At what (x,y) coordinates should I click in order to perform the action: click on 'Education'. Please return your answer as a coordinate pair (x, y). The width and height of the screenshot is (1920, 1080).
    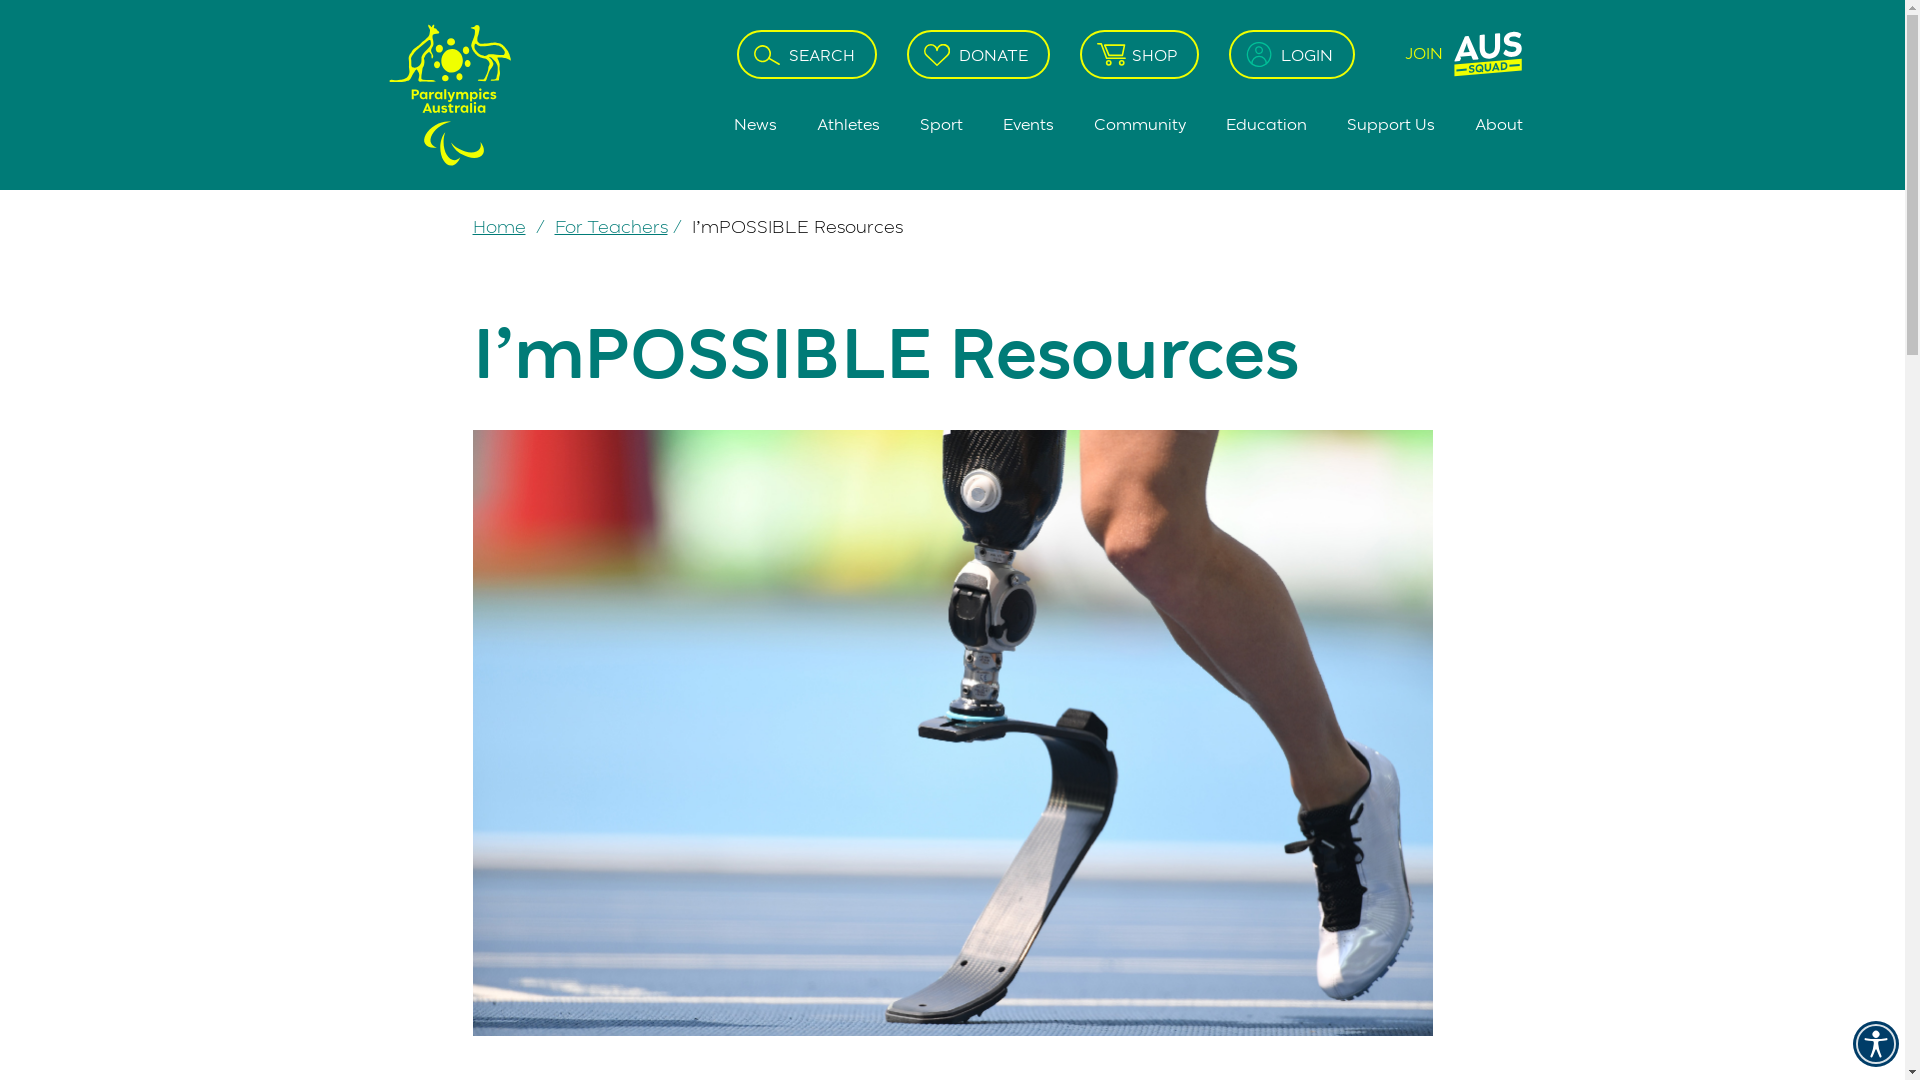
    Looking at the image, I should click on (1265, 123).